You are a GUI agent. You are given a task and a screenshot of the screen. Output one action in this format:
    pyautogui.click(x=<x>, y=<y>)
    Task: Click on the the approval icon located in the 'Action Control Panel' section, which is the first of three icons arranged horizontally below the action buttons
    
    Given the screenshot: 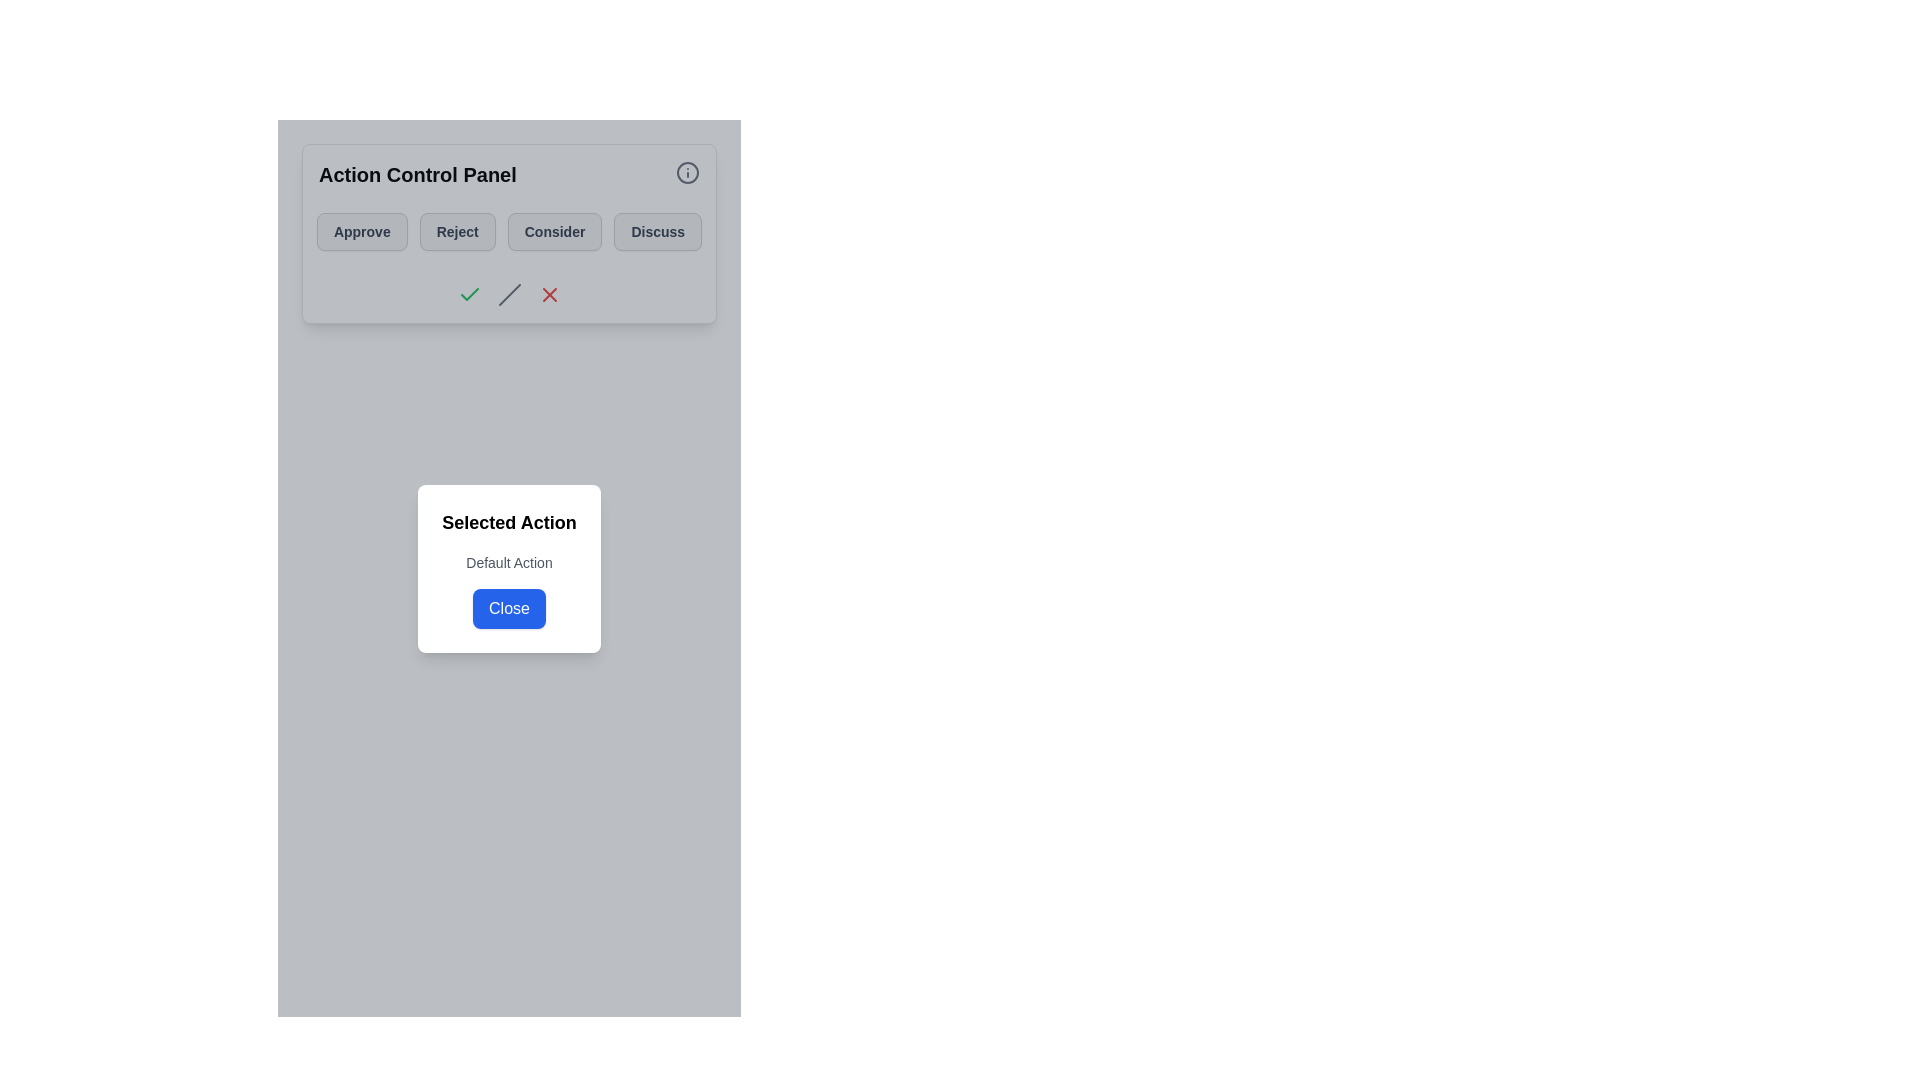 What is the action you would take?
    pyautogui.click(x=468, y=294)
    